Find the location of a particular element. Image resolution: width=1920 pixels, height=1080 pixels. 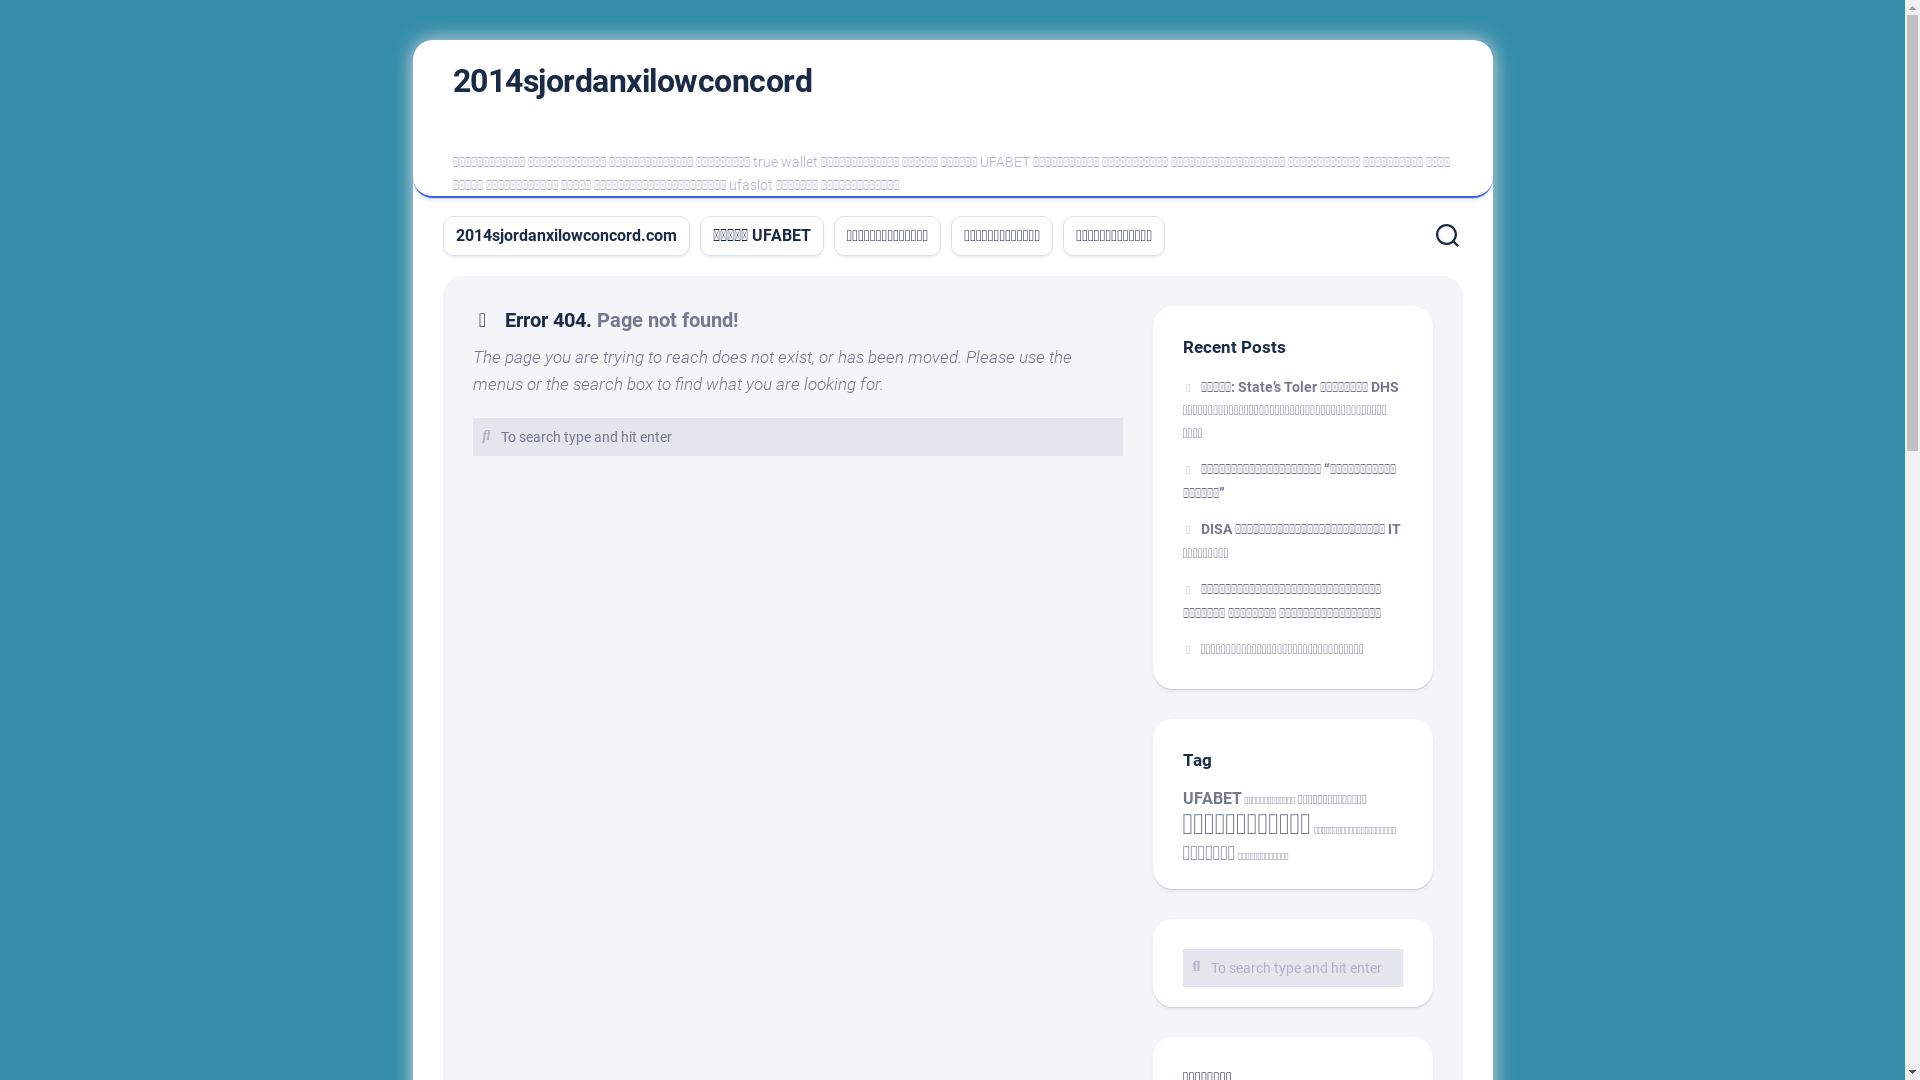

'UFABET' is located at coordinates (1210, 797).